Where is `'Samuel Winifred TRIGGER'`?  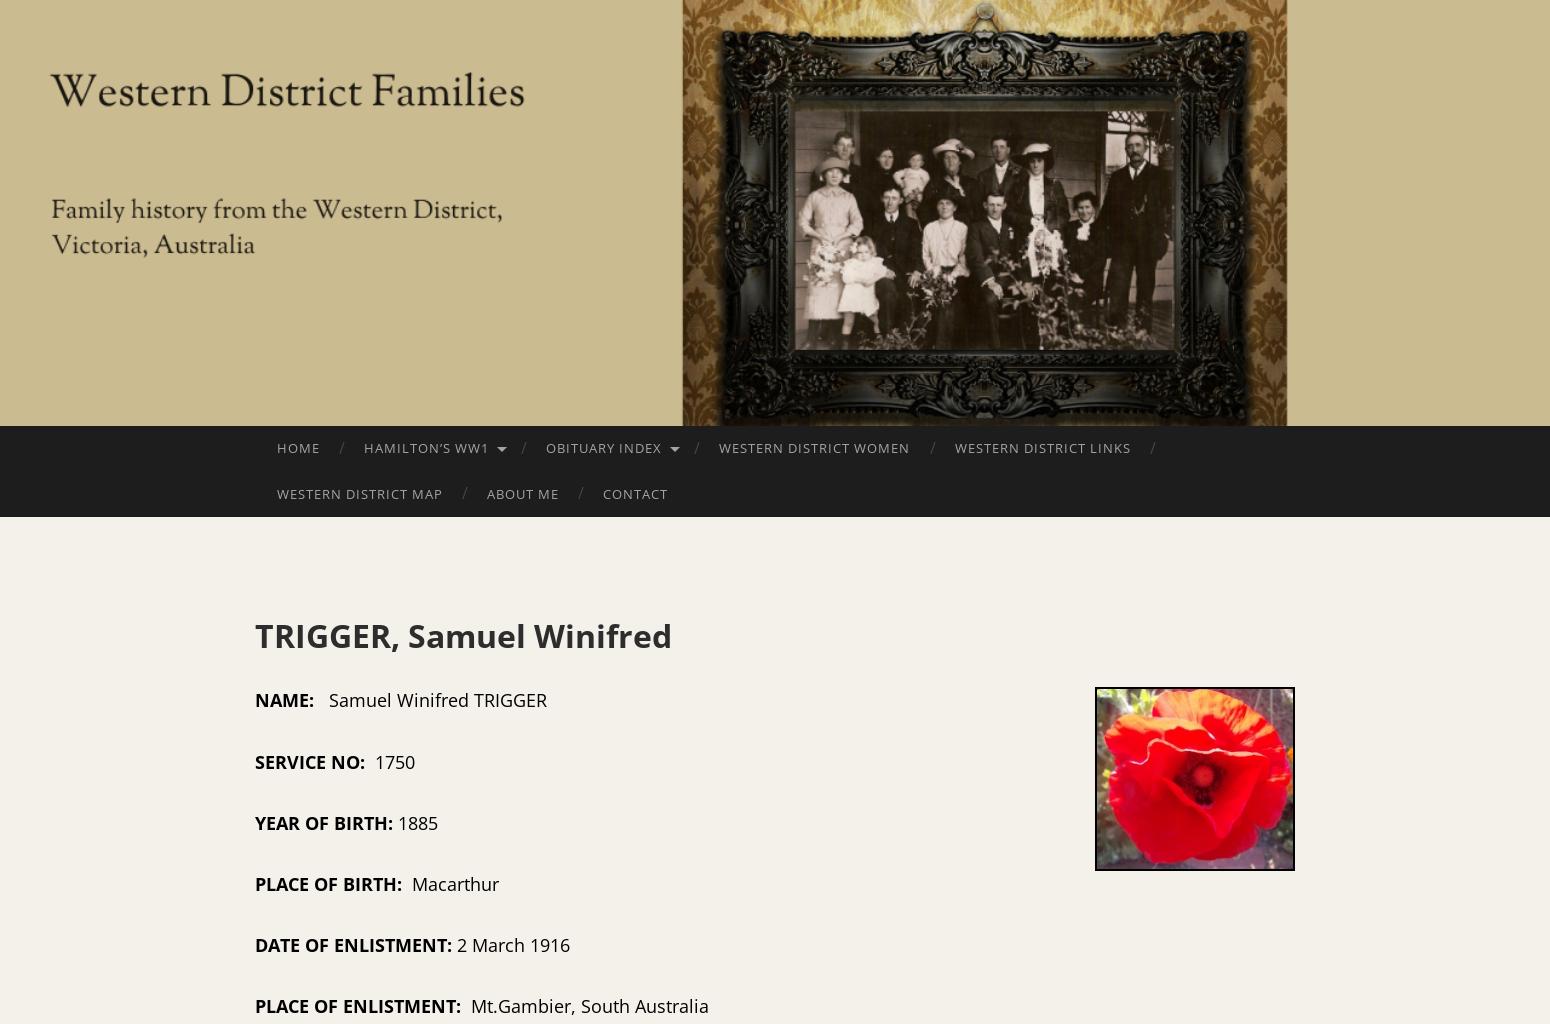 'Samuel Winifred TRIGGER' is located at coordinates (656, 700).